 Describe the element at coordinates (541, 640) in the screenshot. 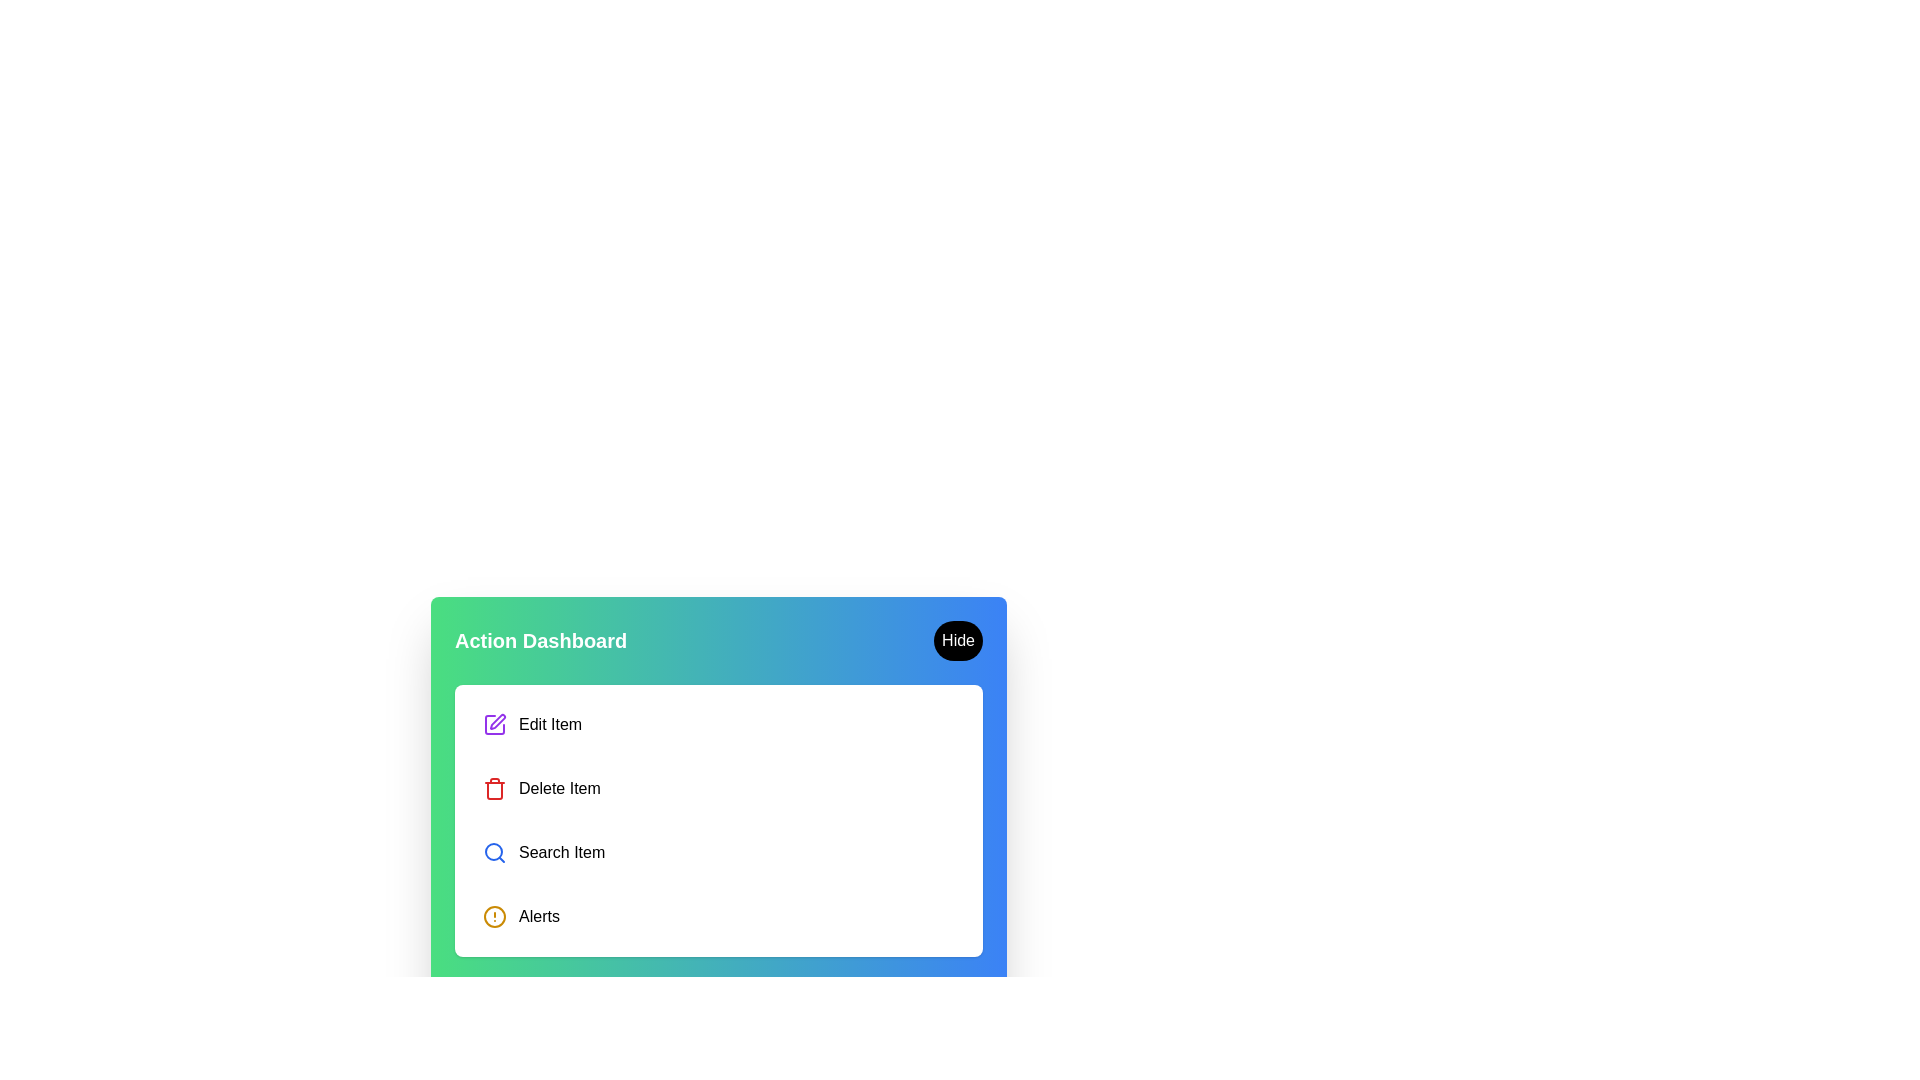

I see `the static text label at the top-left of the card that serves as a header for the interface section, positioned left of the 'Hide' button` at that location.